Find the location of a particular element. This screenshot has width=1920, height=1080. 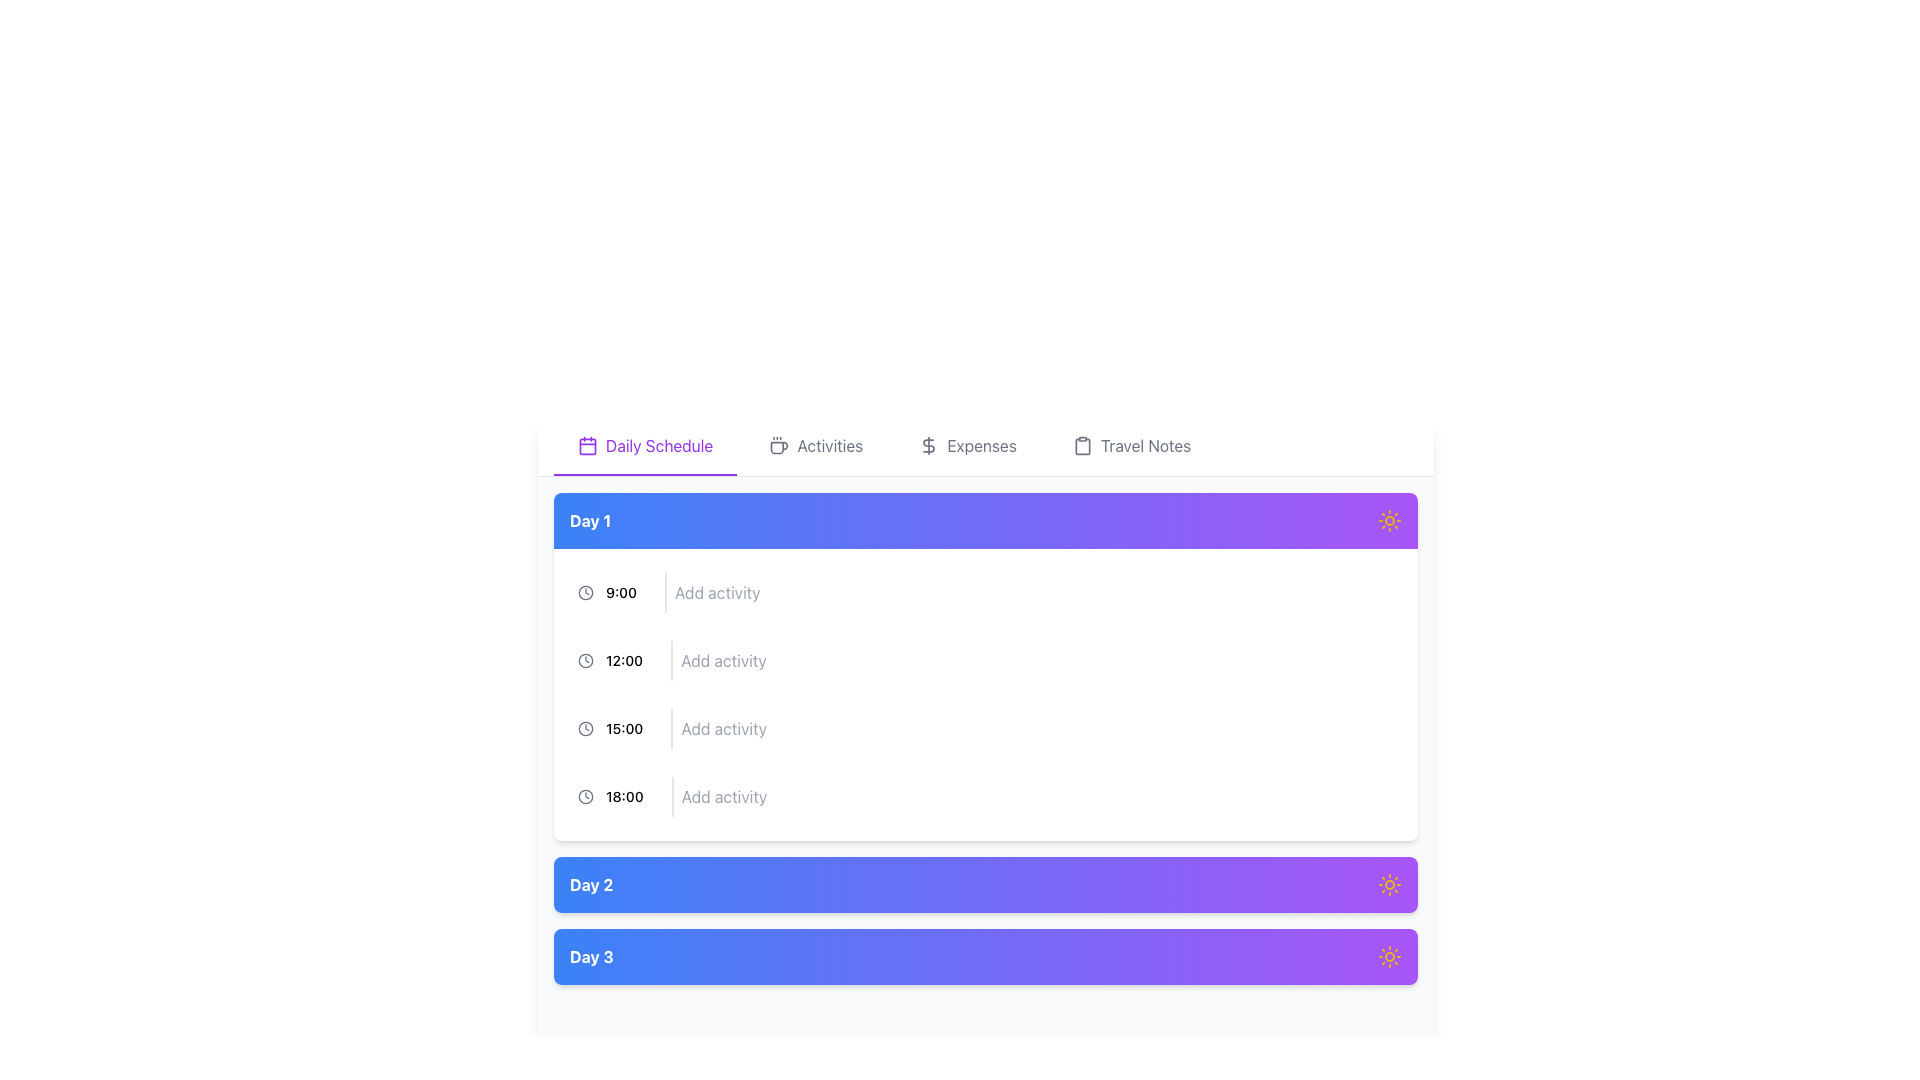

the interactive list item displaying the time '15:00' is located at coordinates (985, 729).